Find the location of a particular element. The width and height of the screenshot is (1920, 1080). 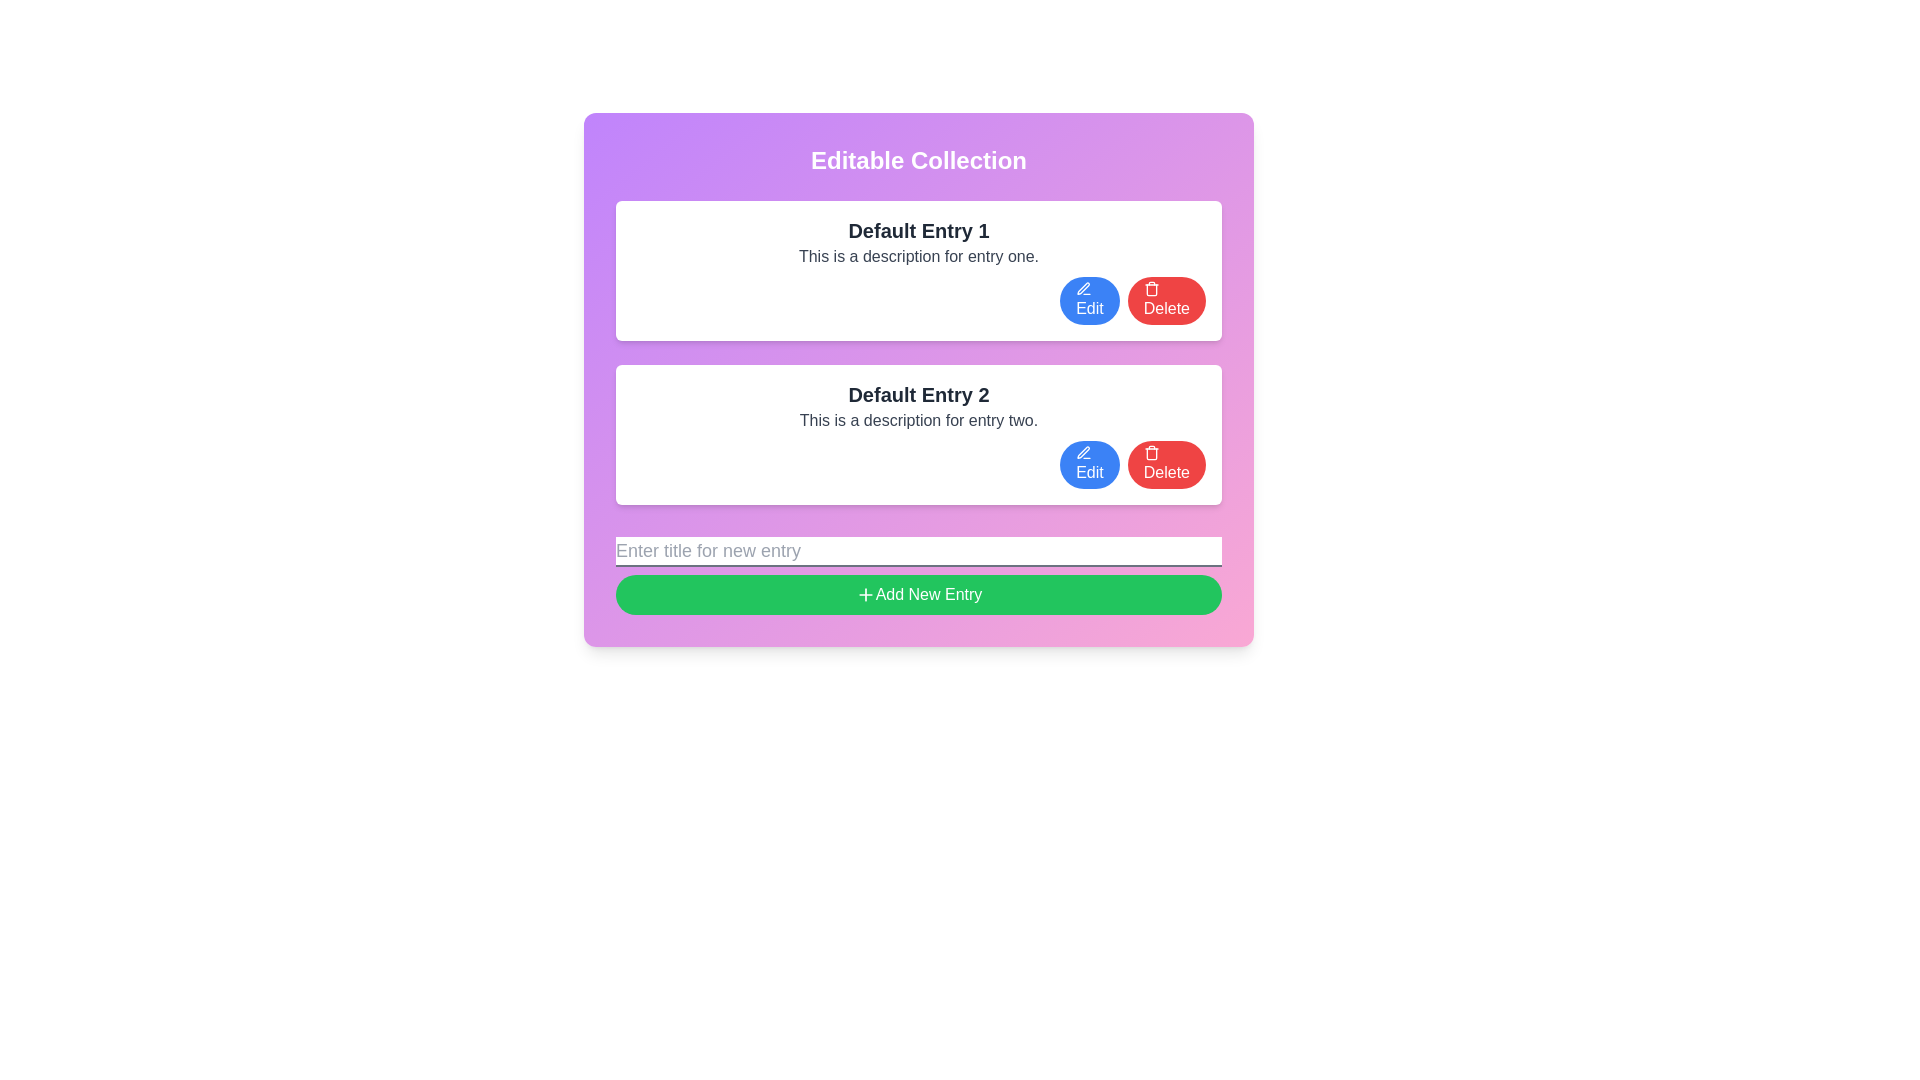

within the 'Editable Collection' area to interact with the entries displayed in white cards is located at coordinates (917, 380).